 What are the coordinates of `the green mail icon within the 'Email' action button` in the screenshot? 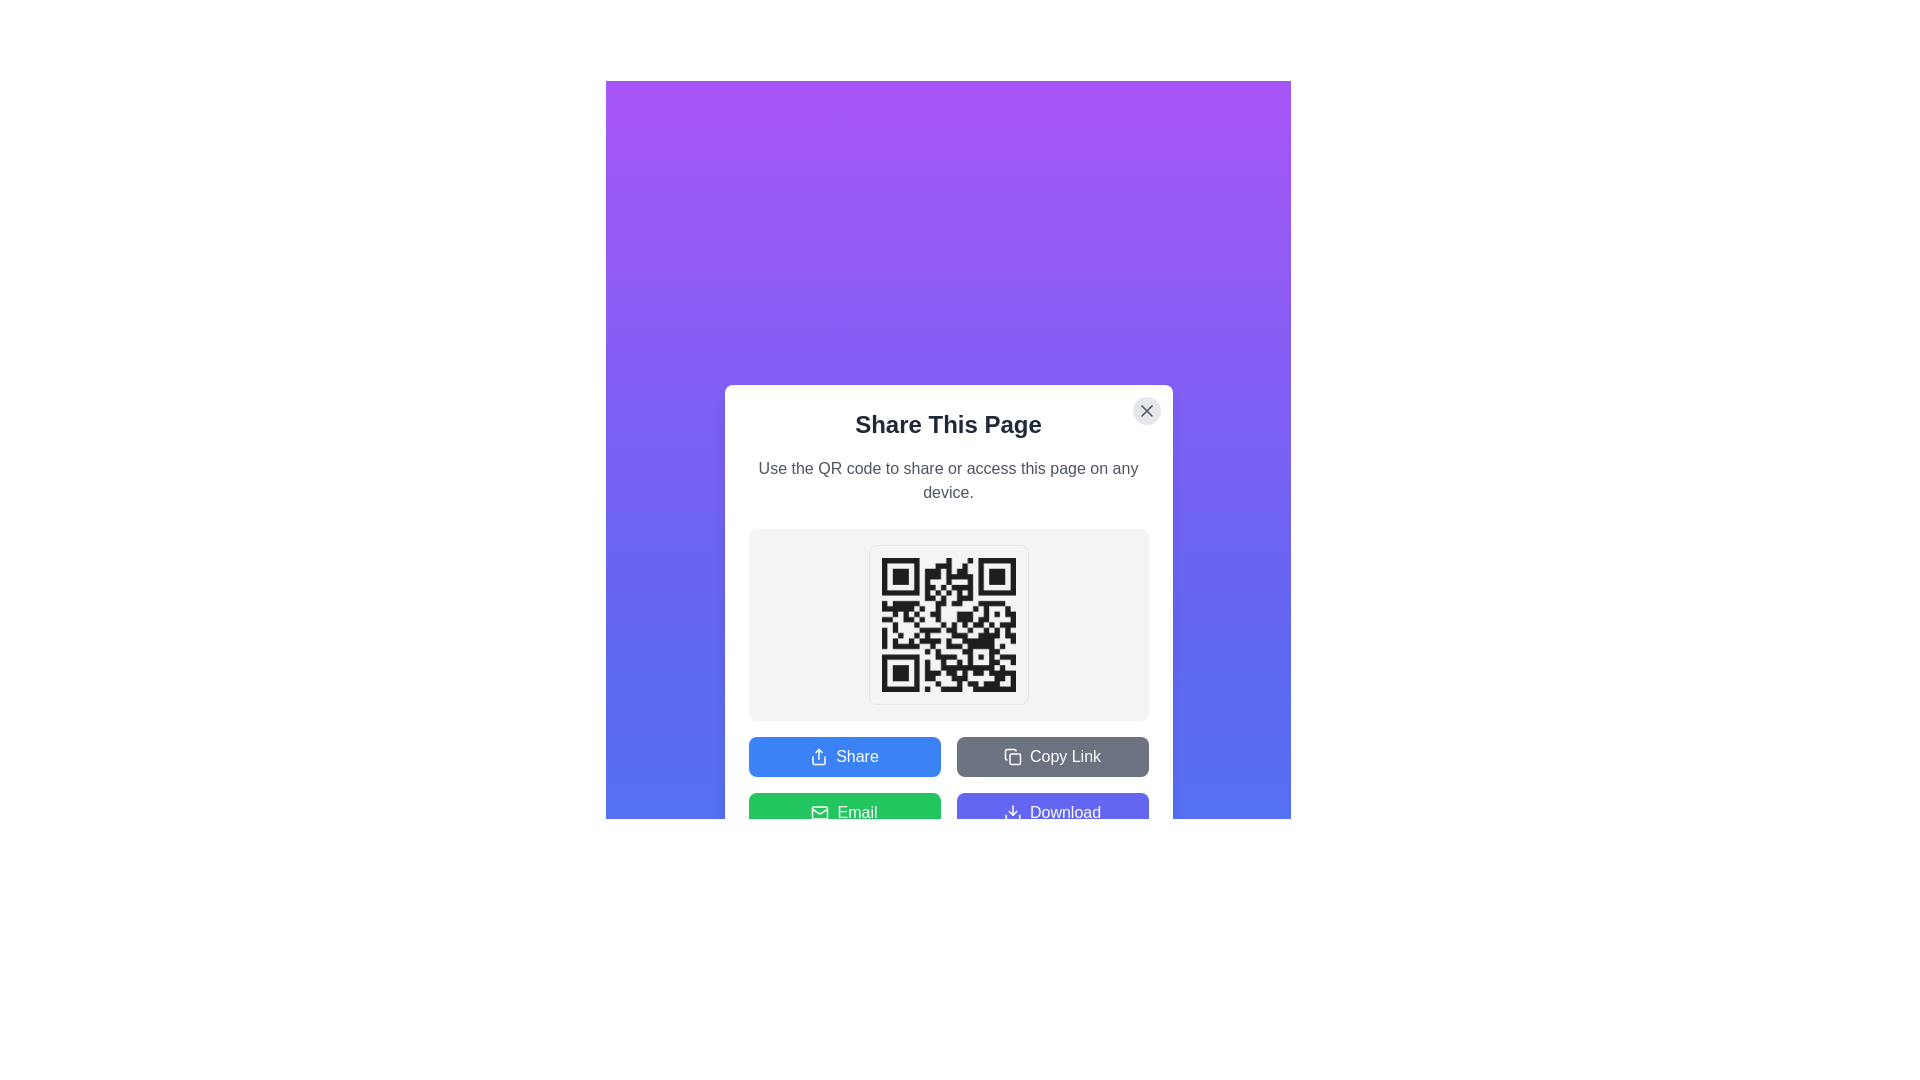 It's located at (820, 813).